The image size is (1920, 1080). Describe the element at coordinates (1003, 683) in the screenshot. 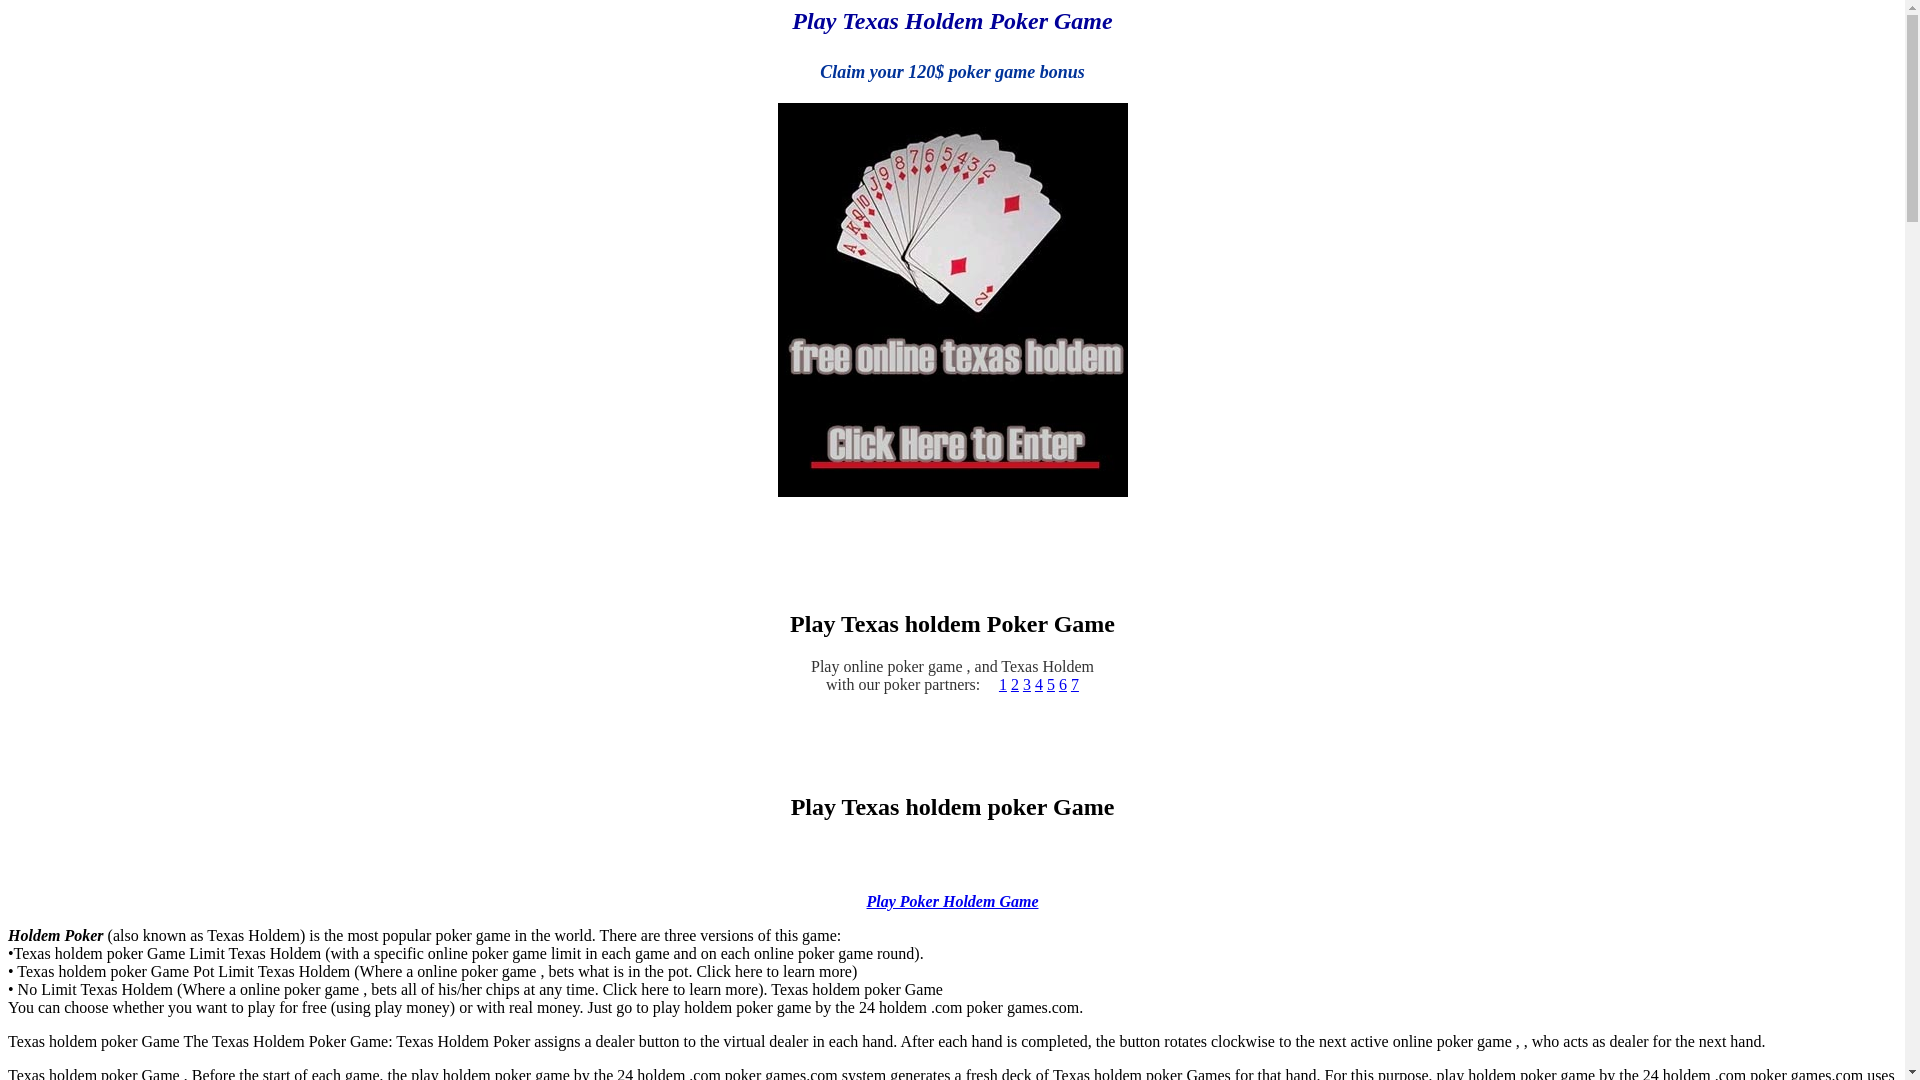

I see `'1'` at that location.